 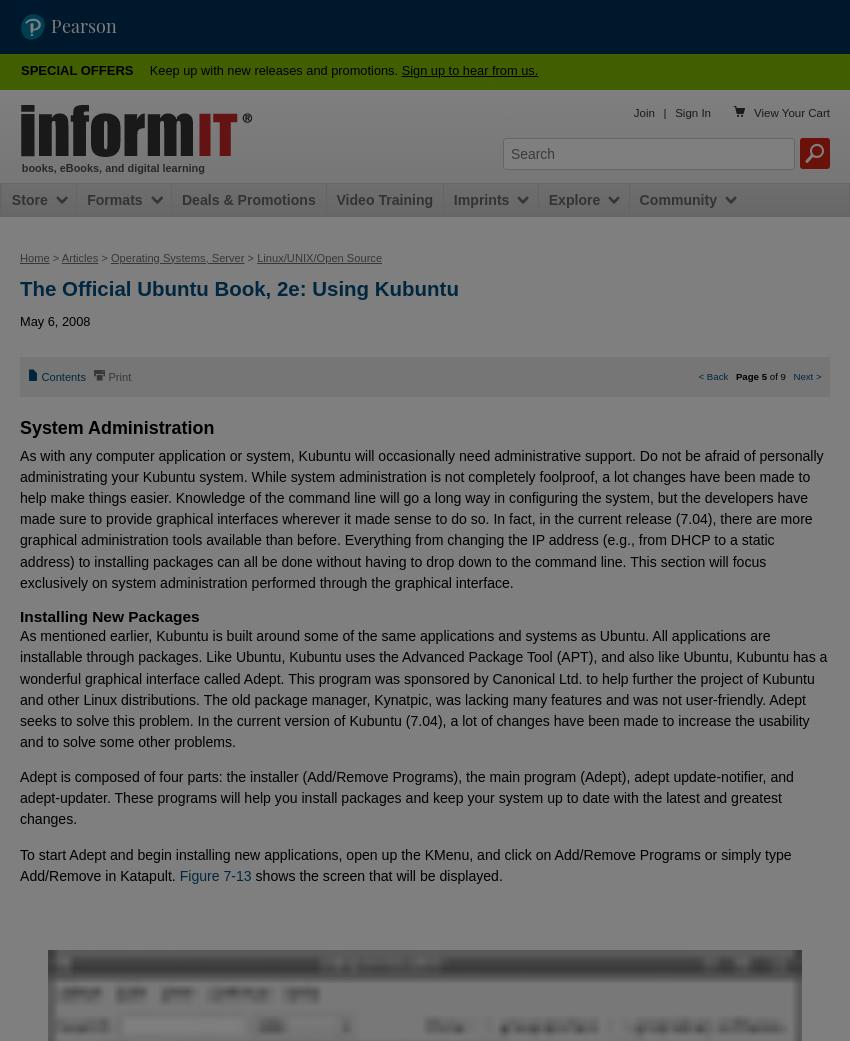 I want to click on 'Deals & Promotions', so click(x=248, y=199).